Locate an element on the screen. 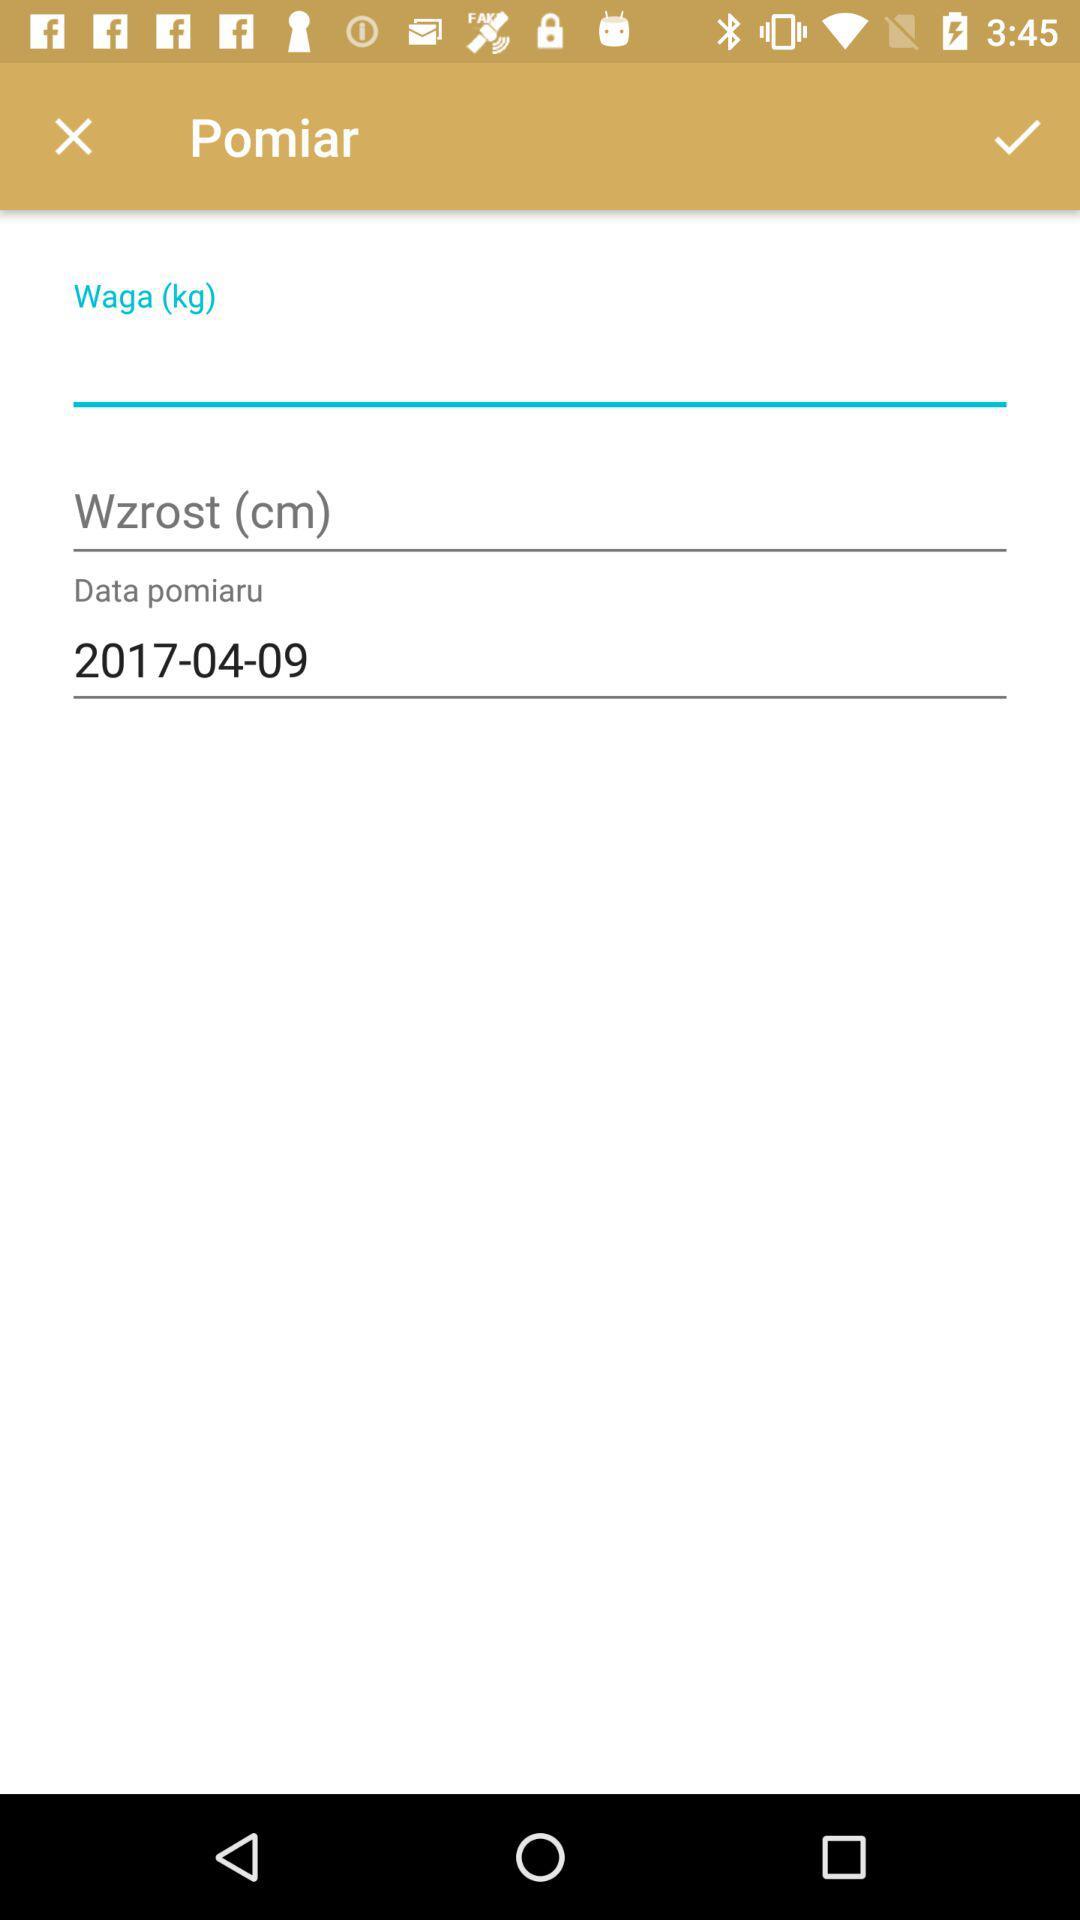  write down is located at coordinates (540, 365).